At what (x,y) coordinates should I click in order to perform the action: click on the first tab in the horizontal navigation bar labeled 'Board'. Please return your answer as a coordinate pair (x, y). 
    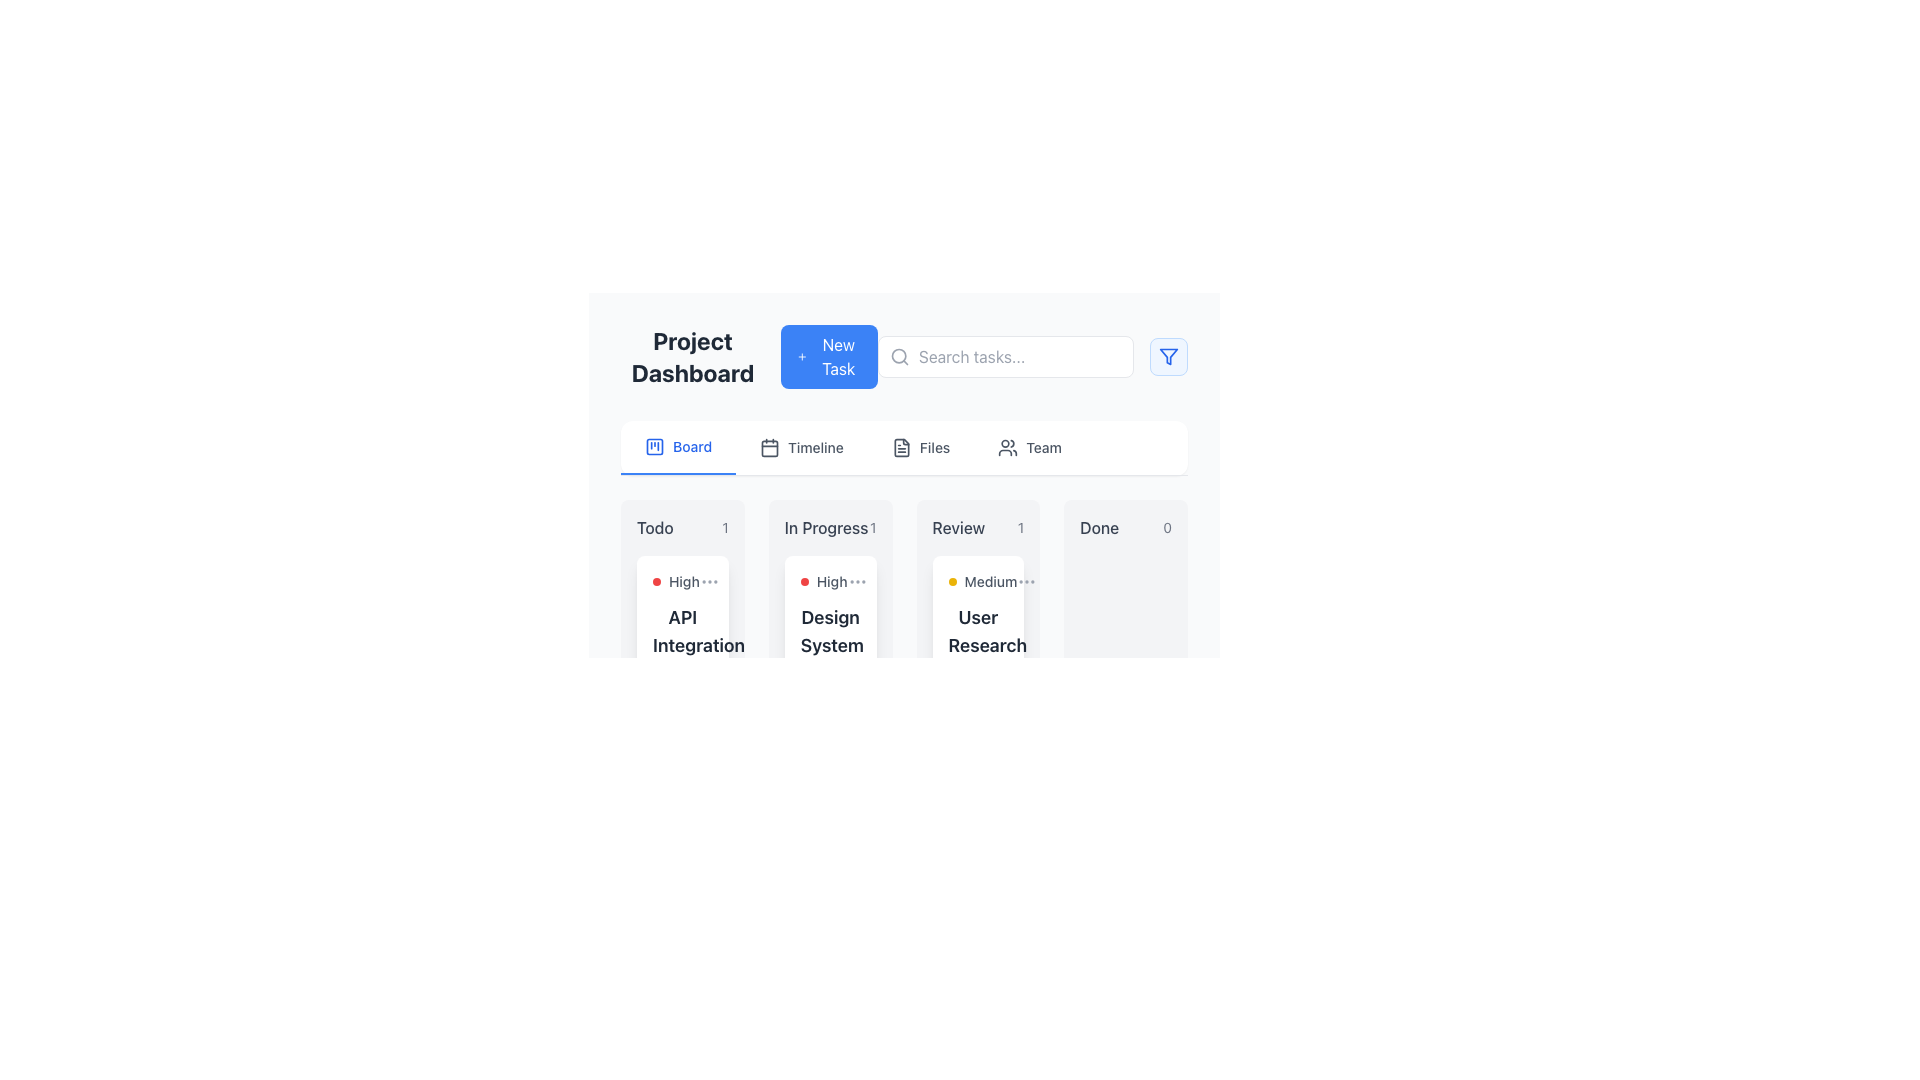
    Looking at the image, I should click on (678, 446).